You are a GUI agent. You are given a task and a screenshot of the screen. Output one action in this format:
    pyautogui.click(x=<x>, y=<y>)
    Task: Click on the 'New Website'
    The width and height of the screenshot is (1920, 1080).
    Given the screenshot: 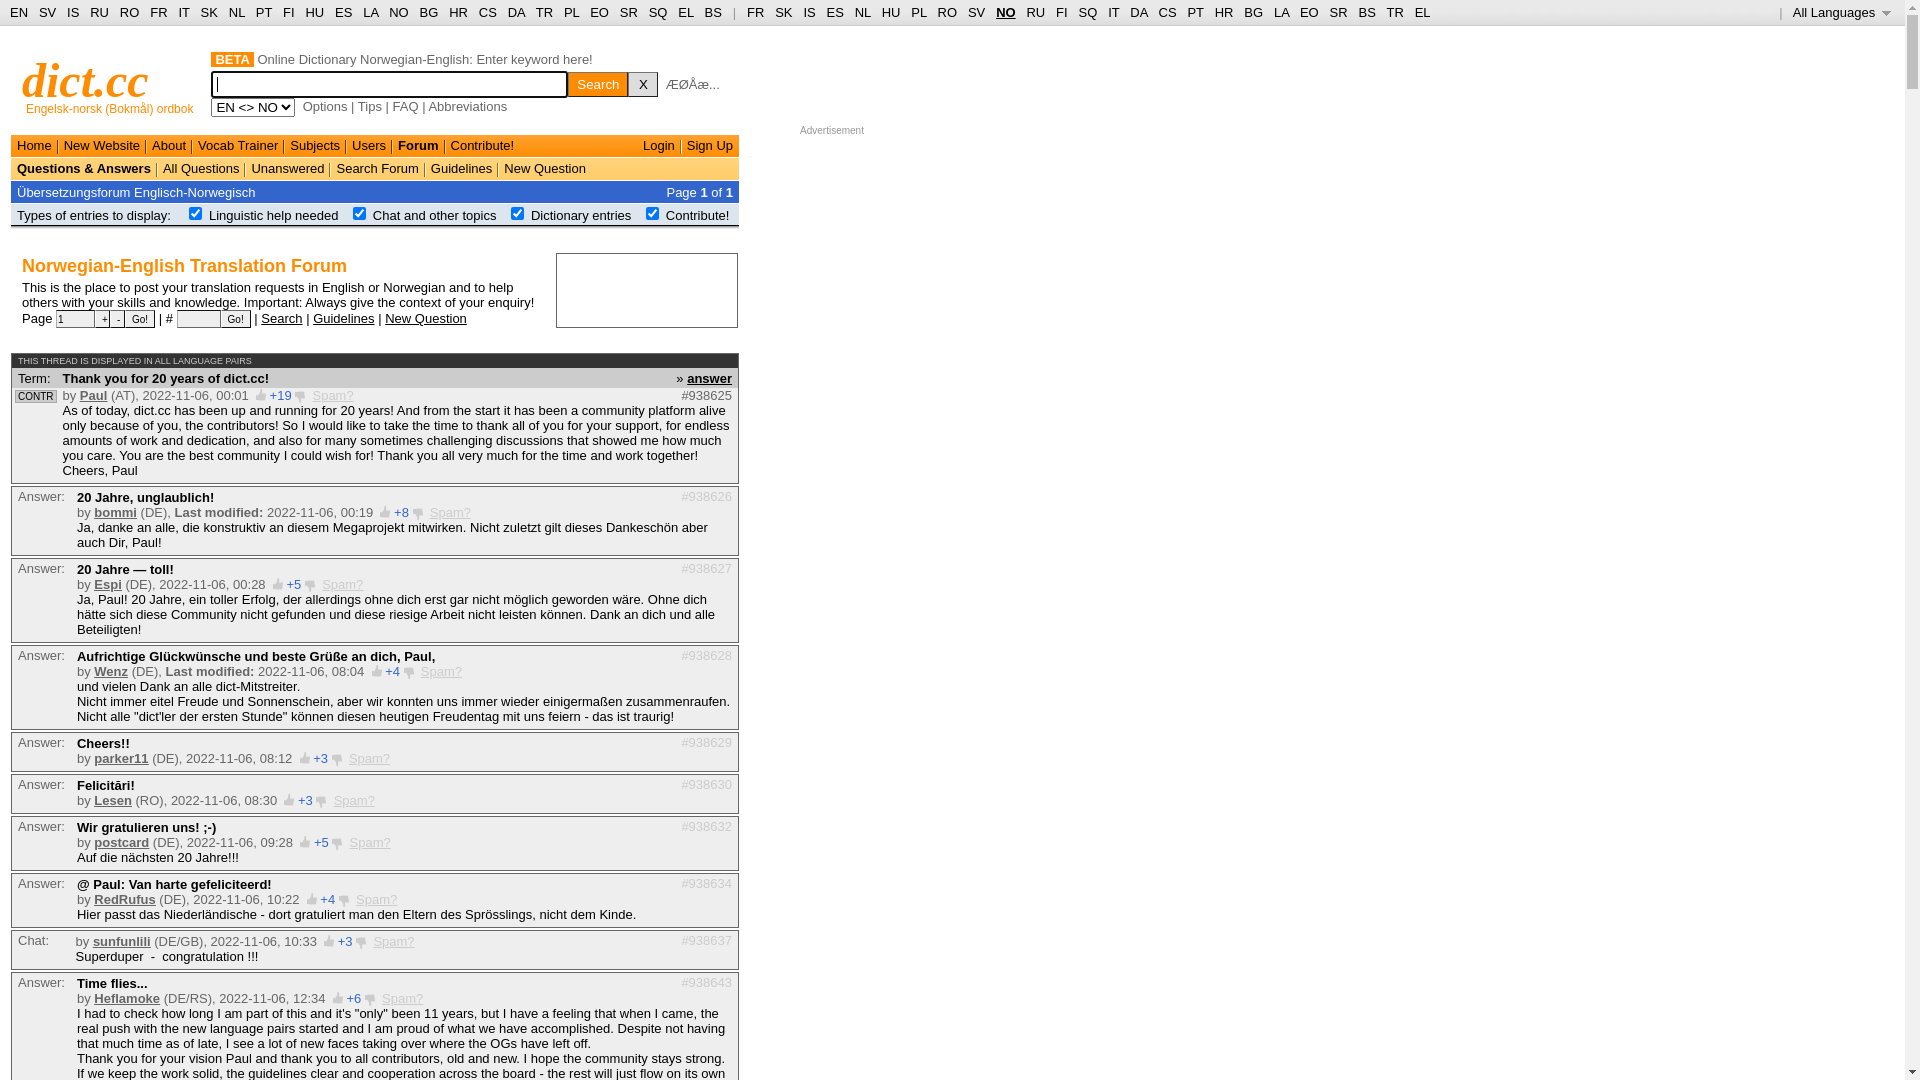 What is the action you would take?
    pyautogui.click(x=100, y=144)
    